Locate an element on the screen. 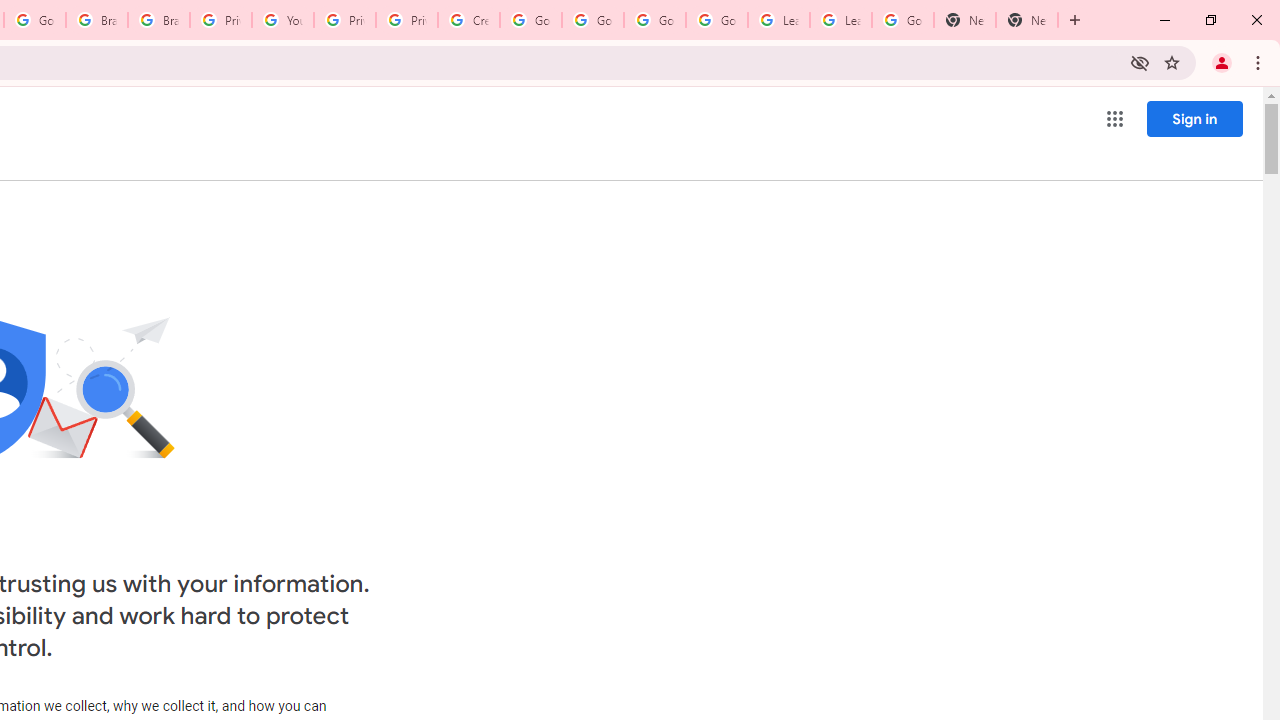 The image size is (1280, 720). 'YouTube' is located at coordinates (281, 20).